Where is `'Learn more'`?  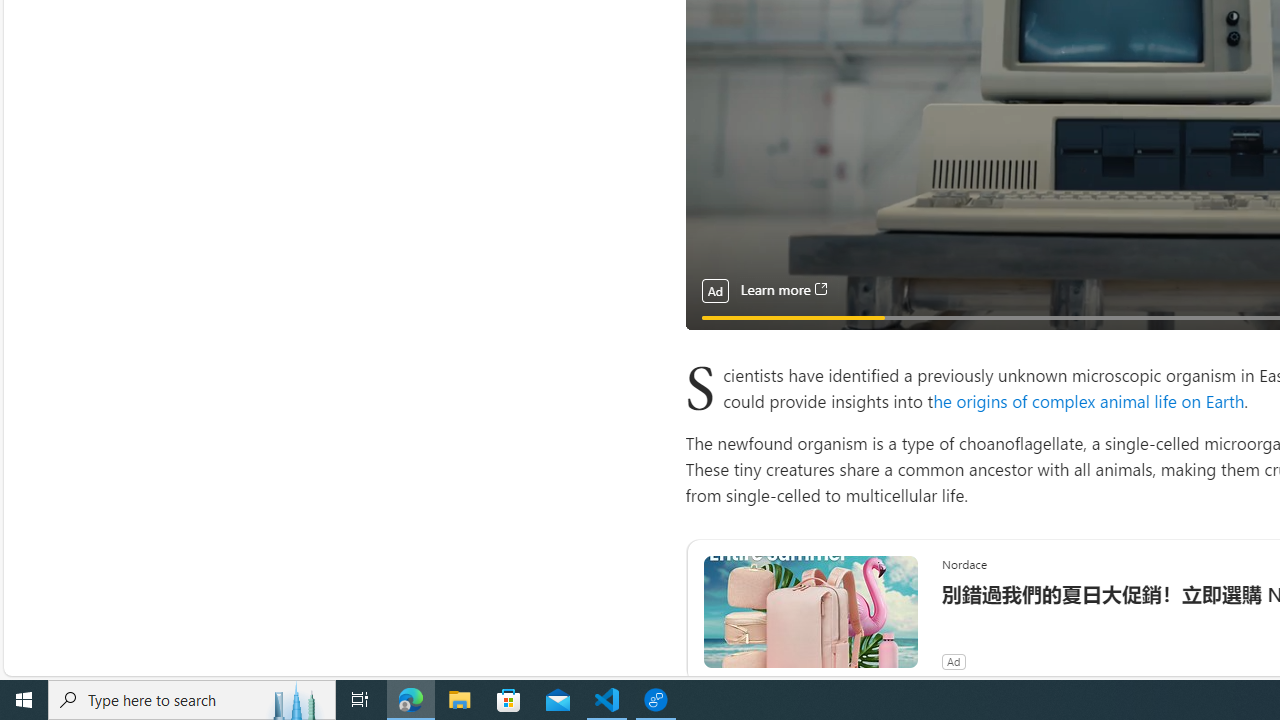
'Learn more' is located at coordinates (782, 290).